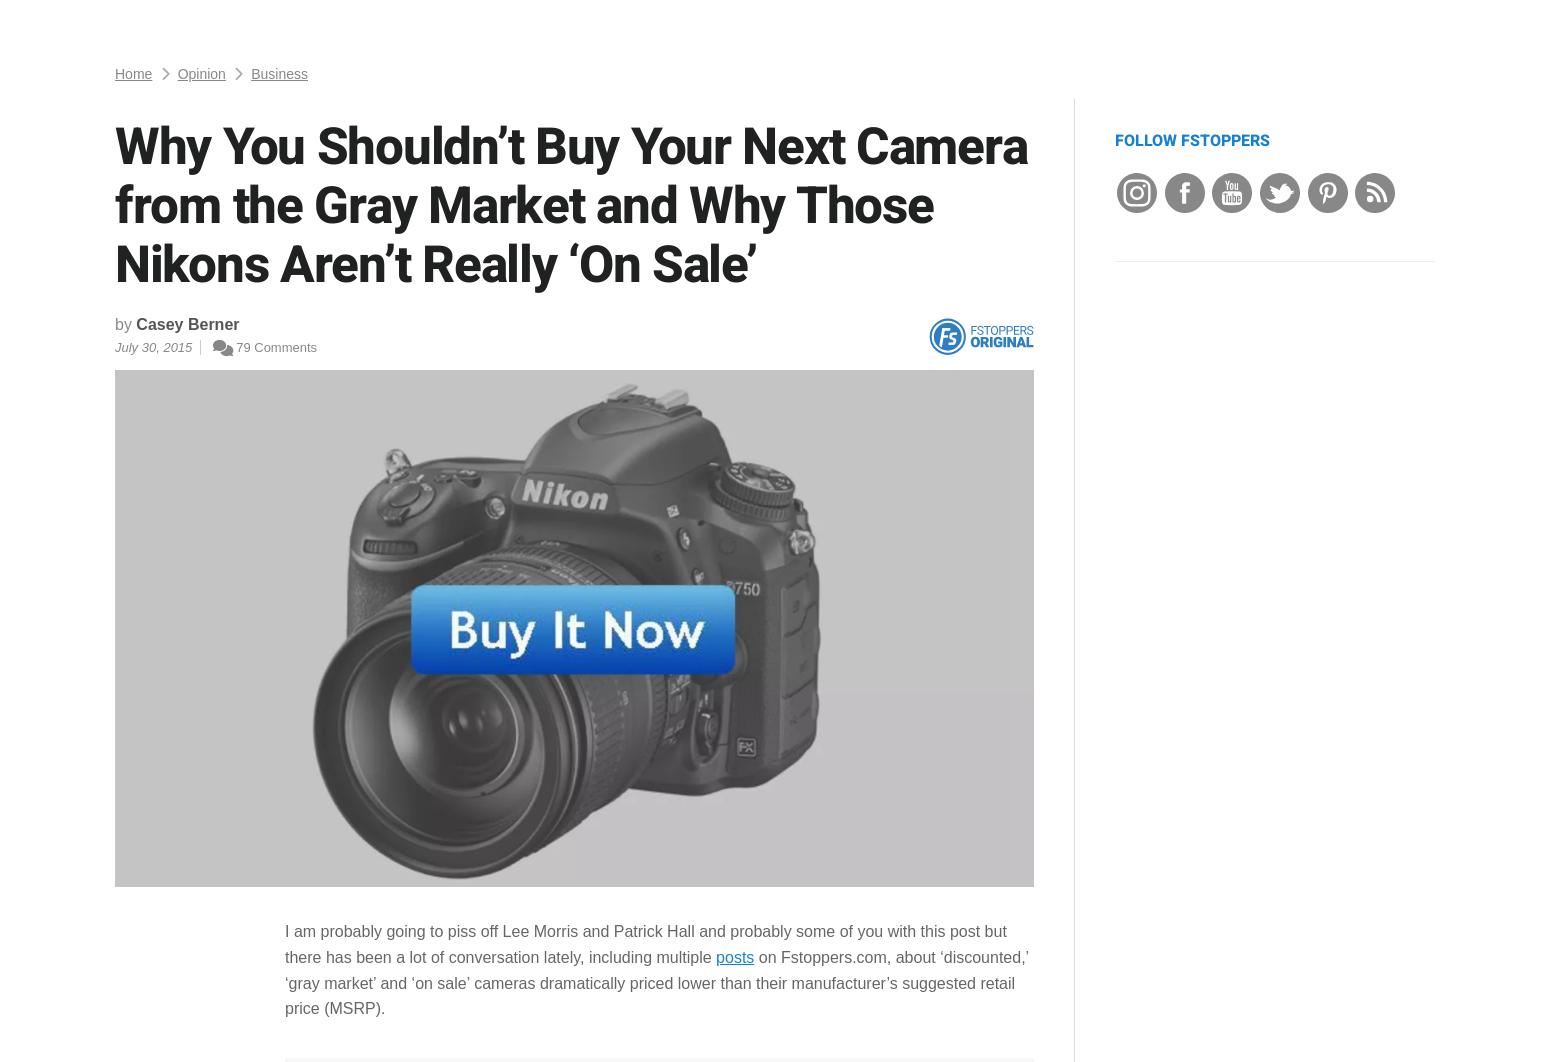 Image resolution: width=1550 pixels, height=1062 pixels. I want to click on 'Beautiful and Powerful: We Review the Nikon Z f', so click(1254, 950).